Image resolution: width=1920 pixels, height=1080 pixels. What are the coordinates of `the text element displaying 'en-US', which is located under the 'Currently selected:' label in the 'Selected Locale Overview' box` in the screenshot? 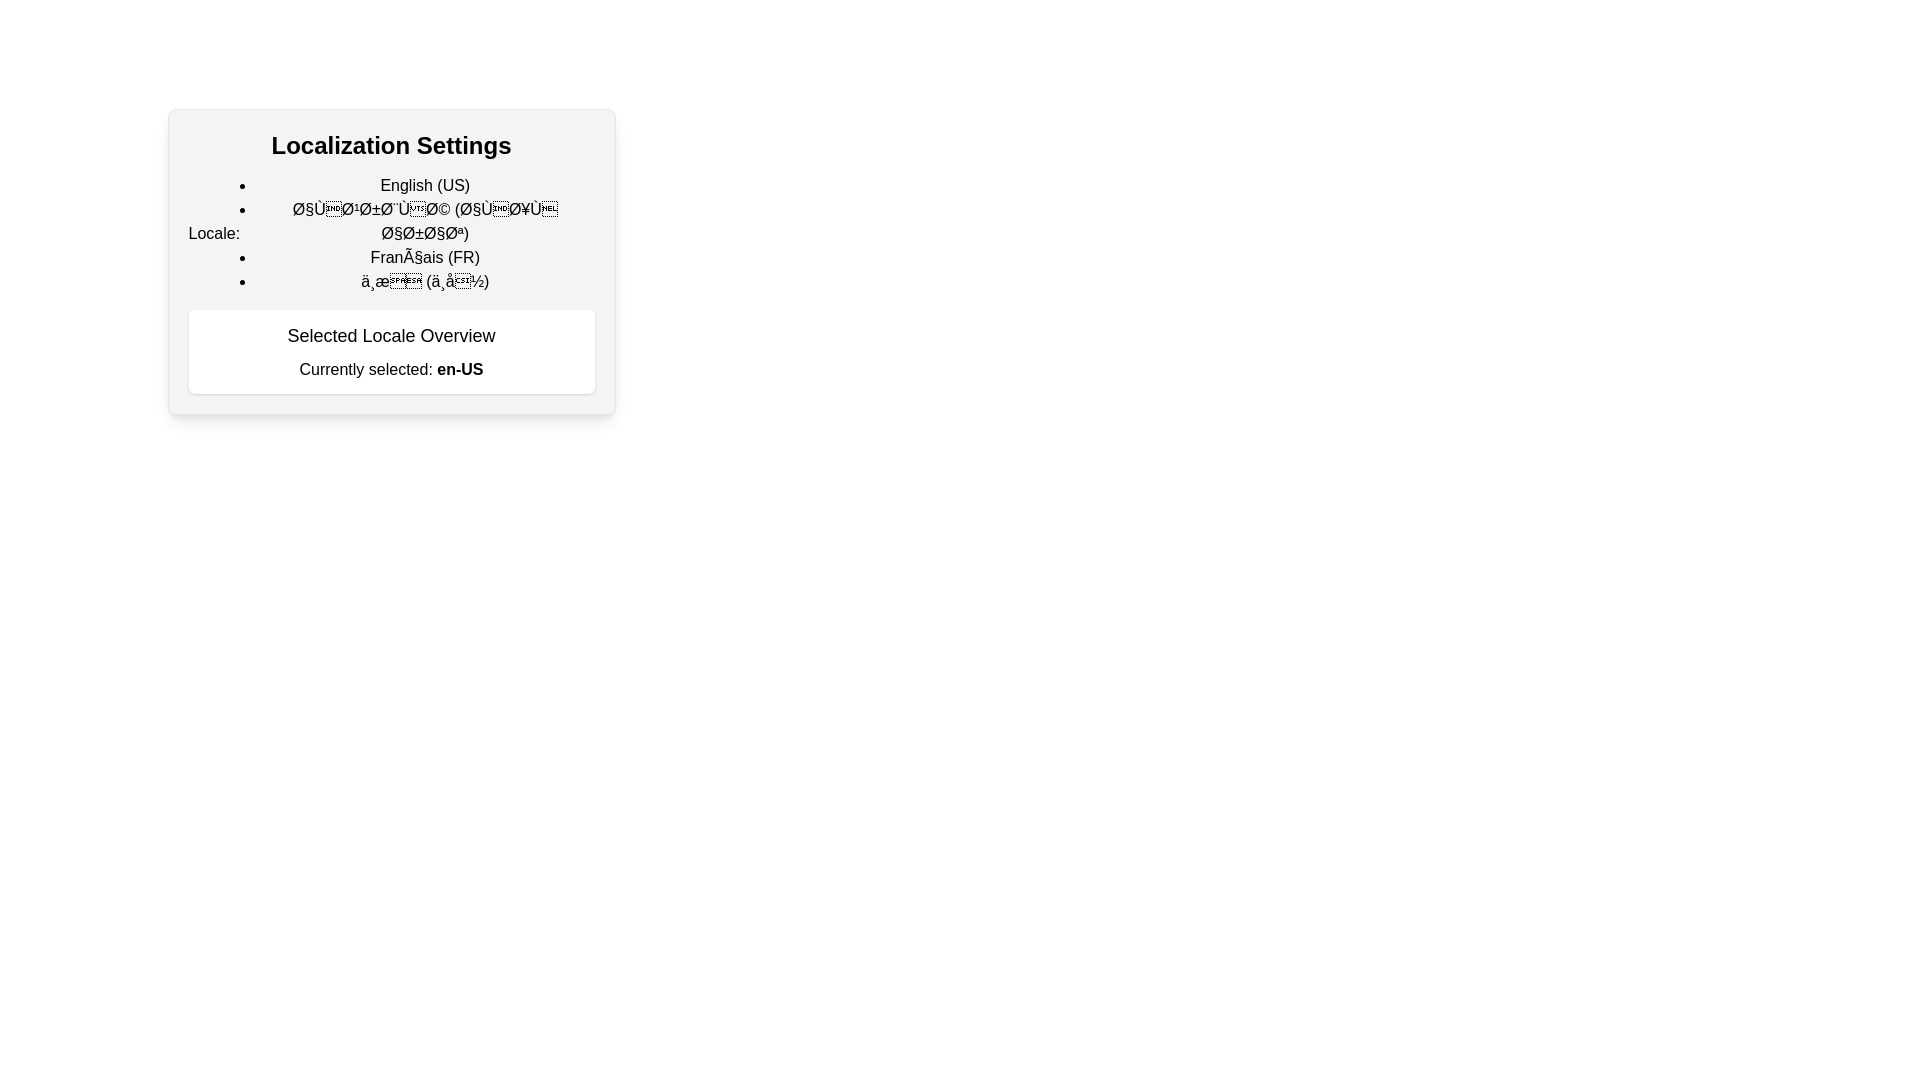 It's located at (459, 369).